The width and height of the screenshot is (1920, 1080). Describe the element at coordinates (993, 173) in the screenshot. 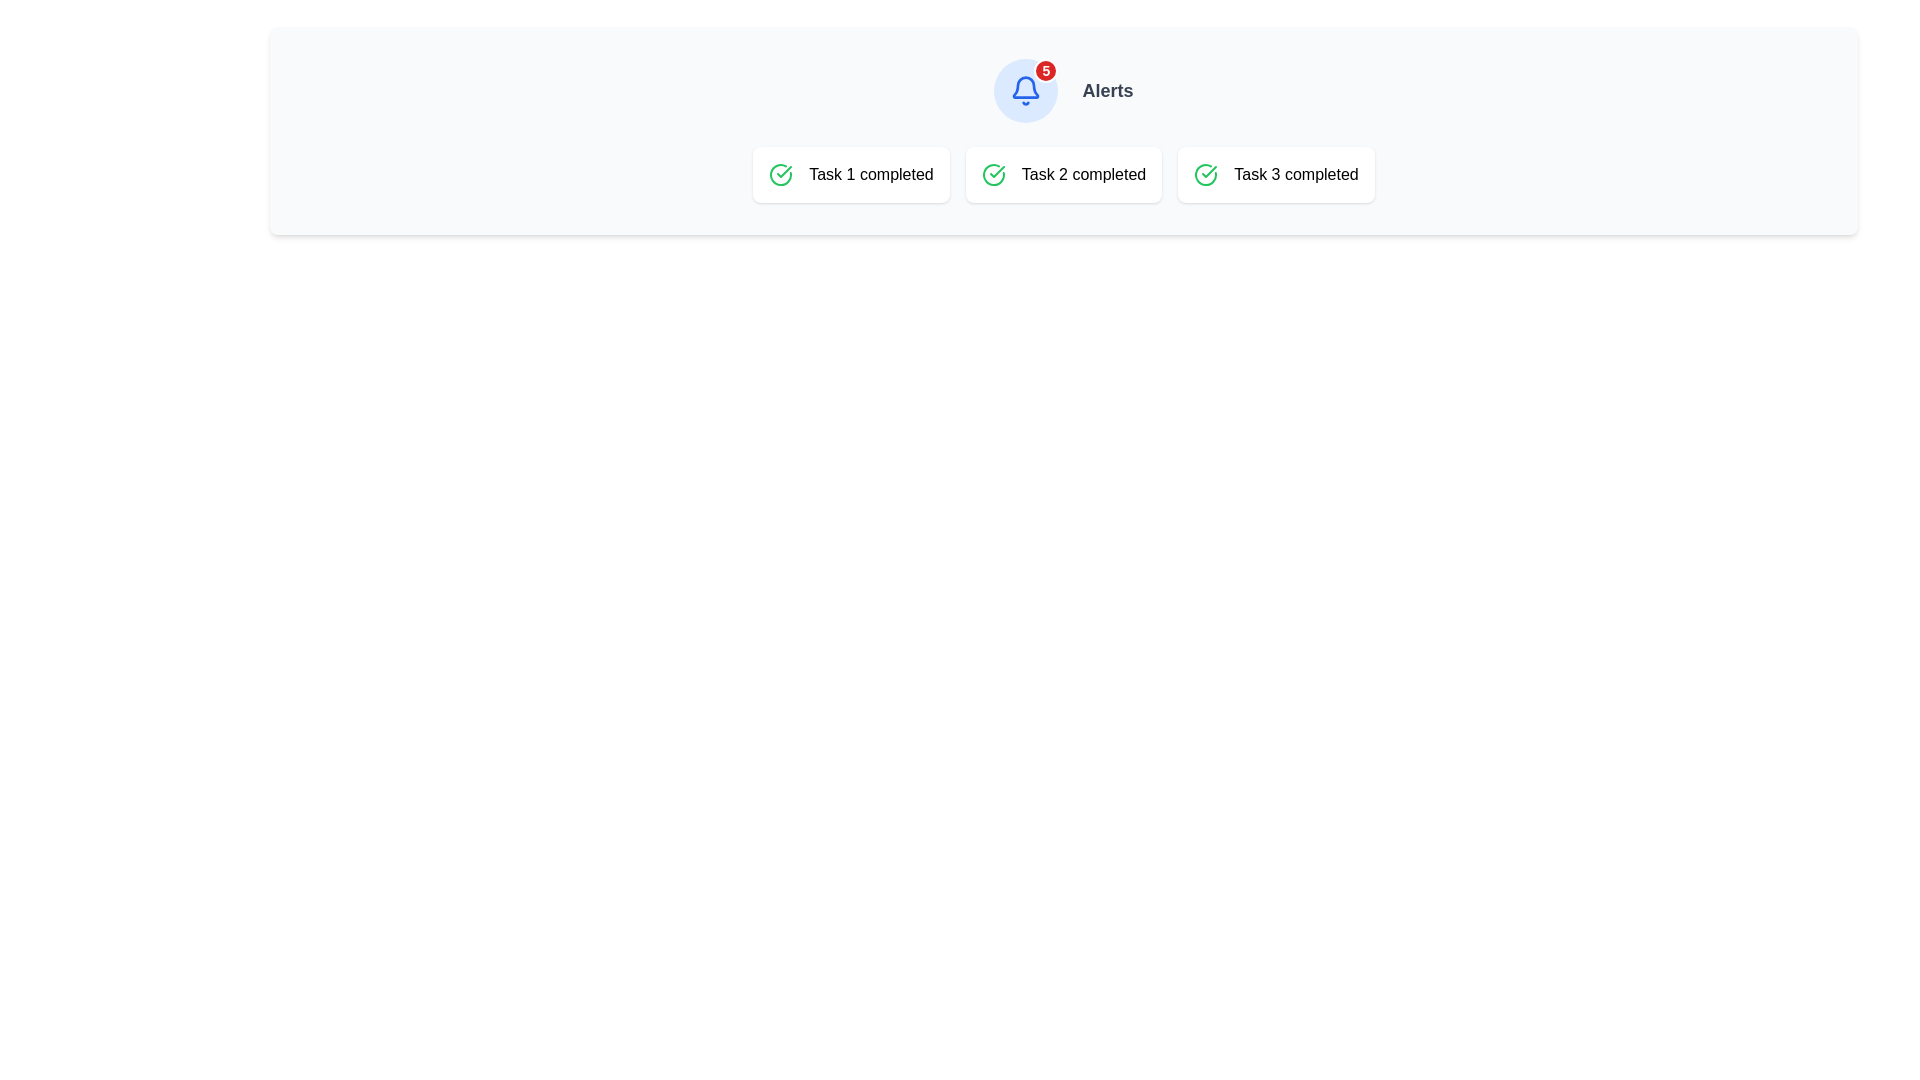

I see `the green check mark icon indicating 'Task 2 completed'` at that location.